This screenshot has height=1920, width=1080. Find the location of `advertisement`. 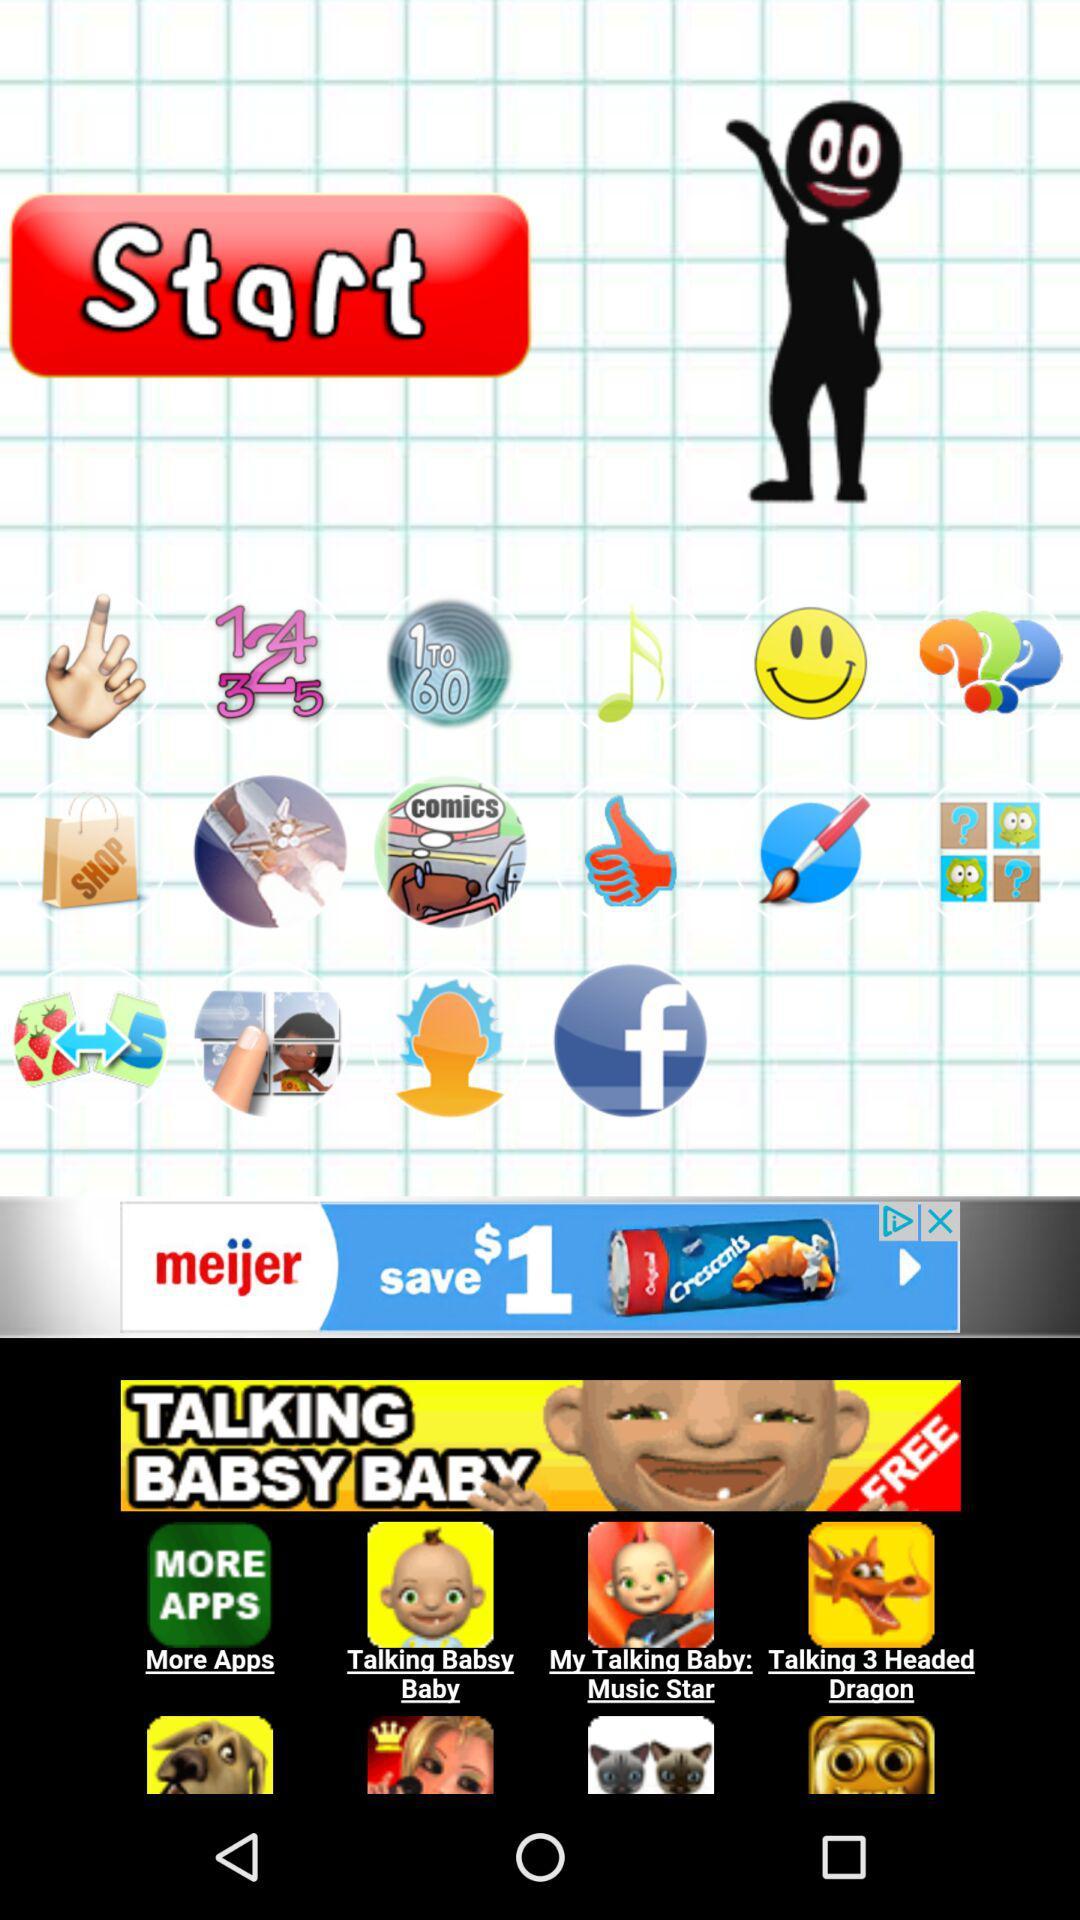

advertisement is located at coordinates (628, 1040).